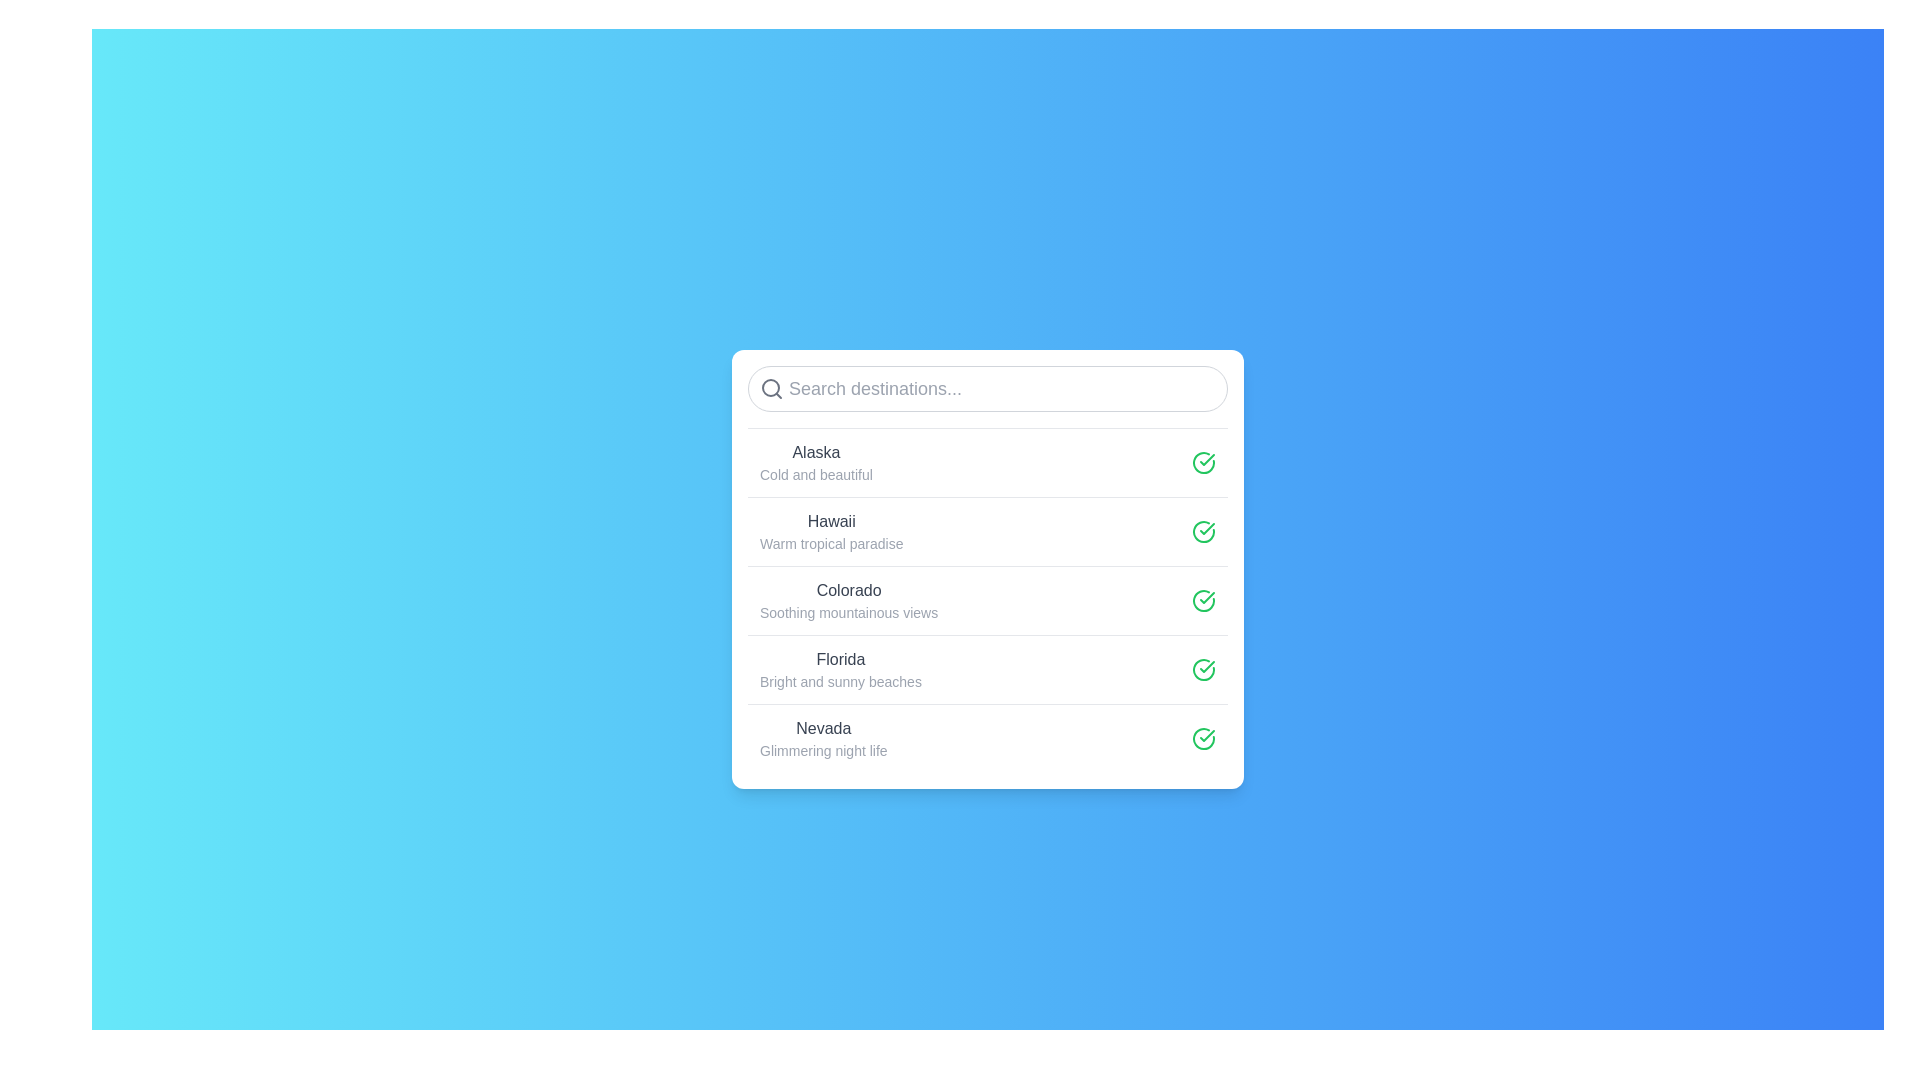 The image size is (1920, 1080). I want to click on the third entry in the vertically arranged list, which contains a bold title and a lighter subtitle, located within a white box with selectable options, so click(988, 599).